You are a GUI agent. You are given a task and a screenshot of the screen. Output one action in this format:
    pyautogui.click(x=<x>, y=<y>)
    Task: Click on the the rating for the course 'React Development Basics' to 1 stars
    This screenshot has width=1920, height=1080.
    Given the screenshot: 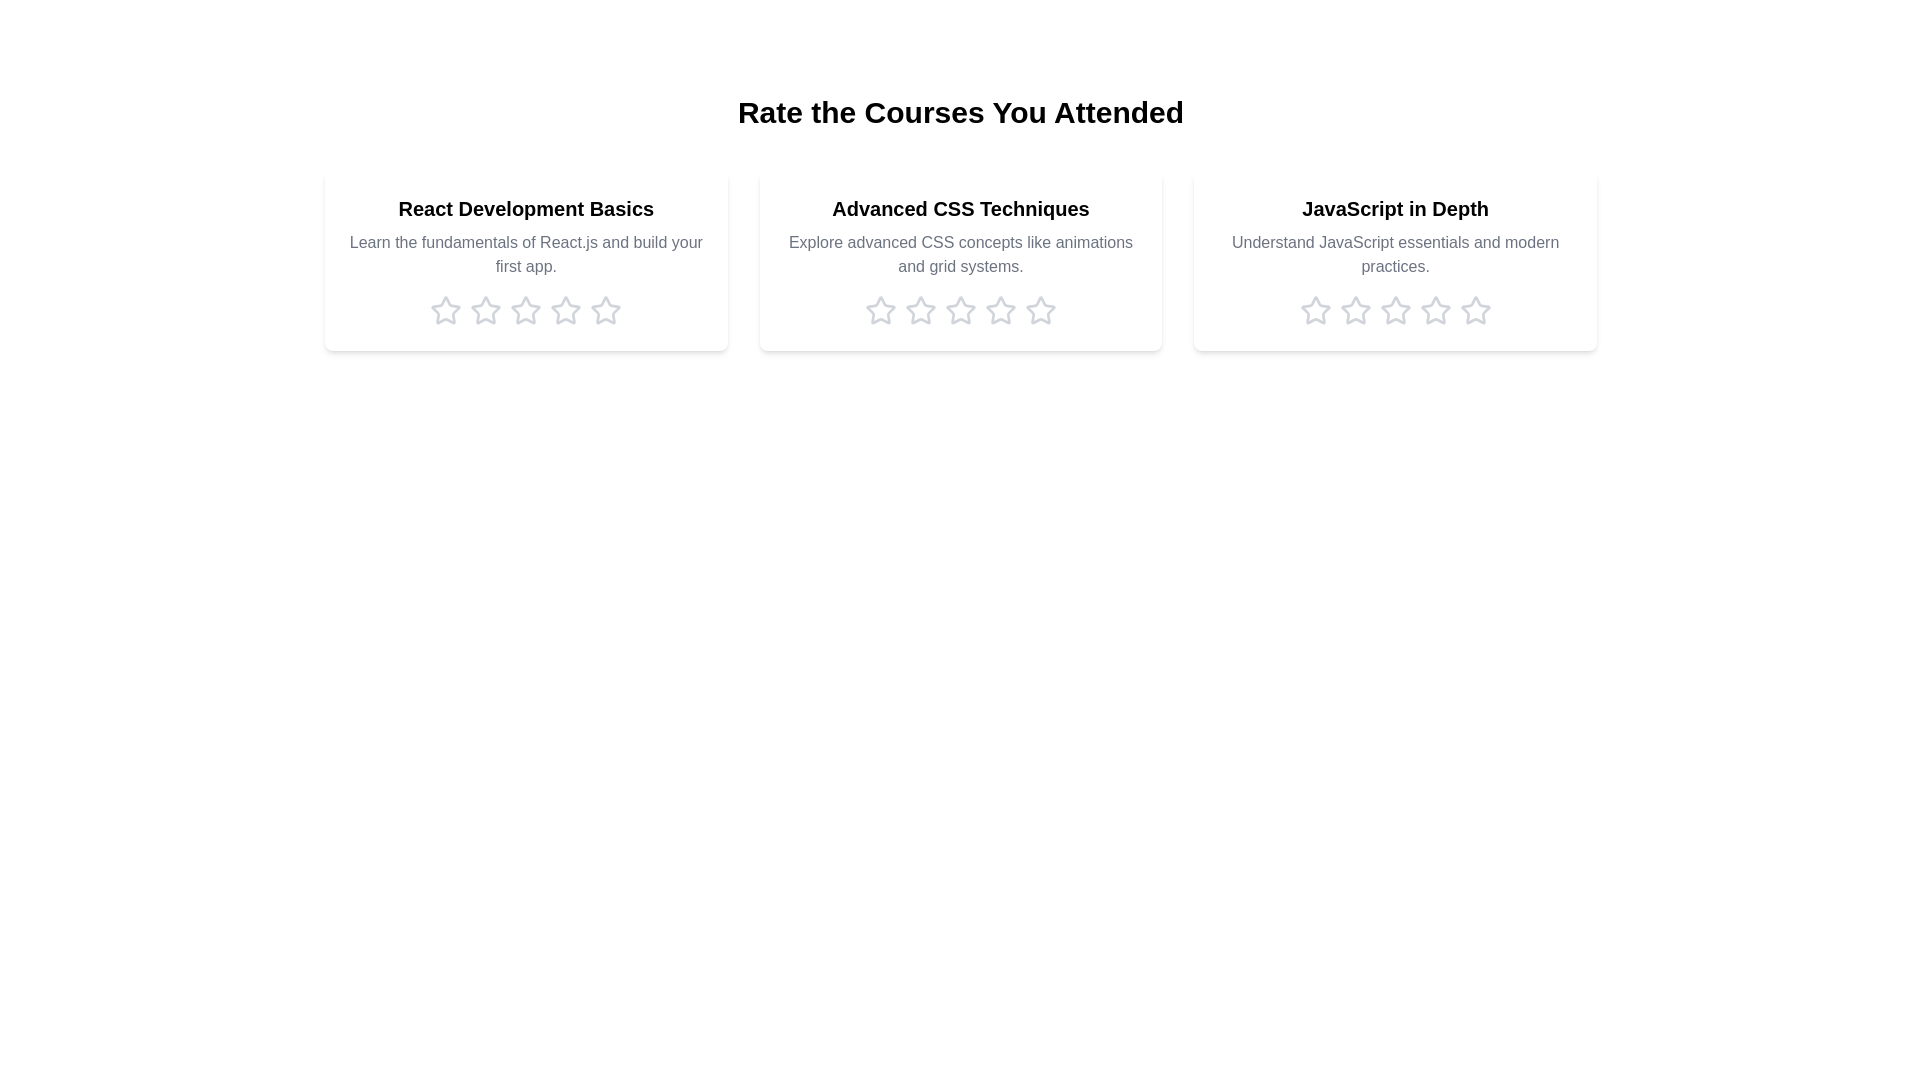 What is the action you would take?
    pyautogui.click(x=445, y=311)
    